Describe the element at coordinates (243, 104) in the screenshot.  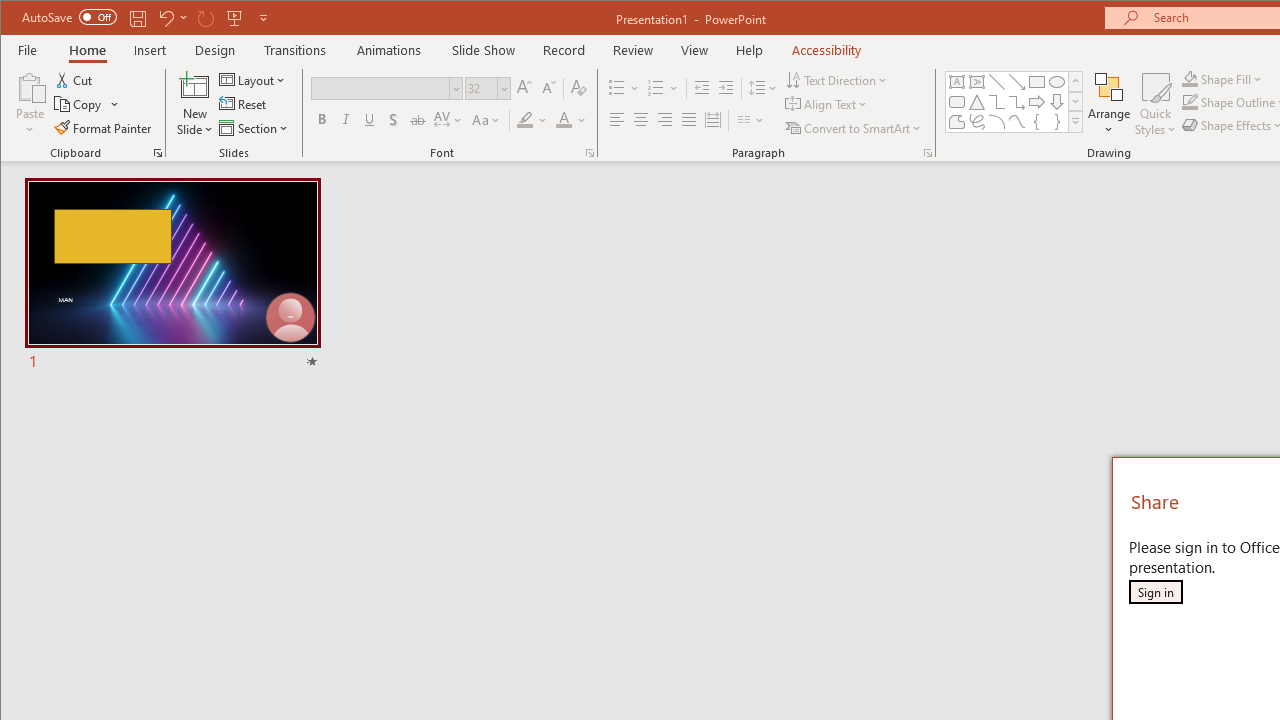
I see `'Reset'` at that location.